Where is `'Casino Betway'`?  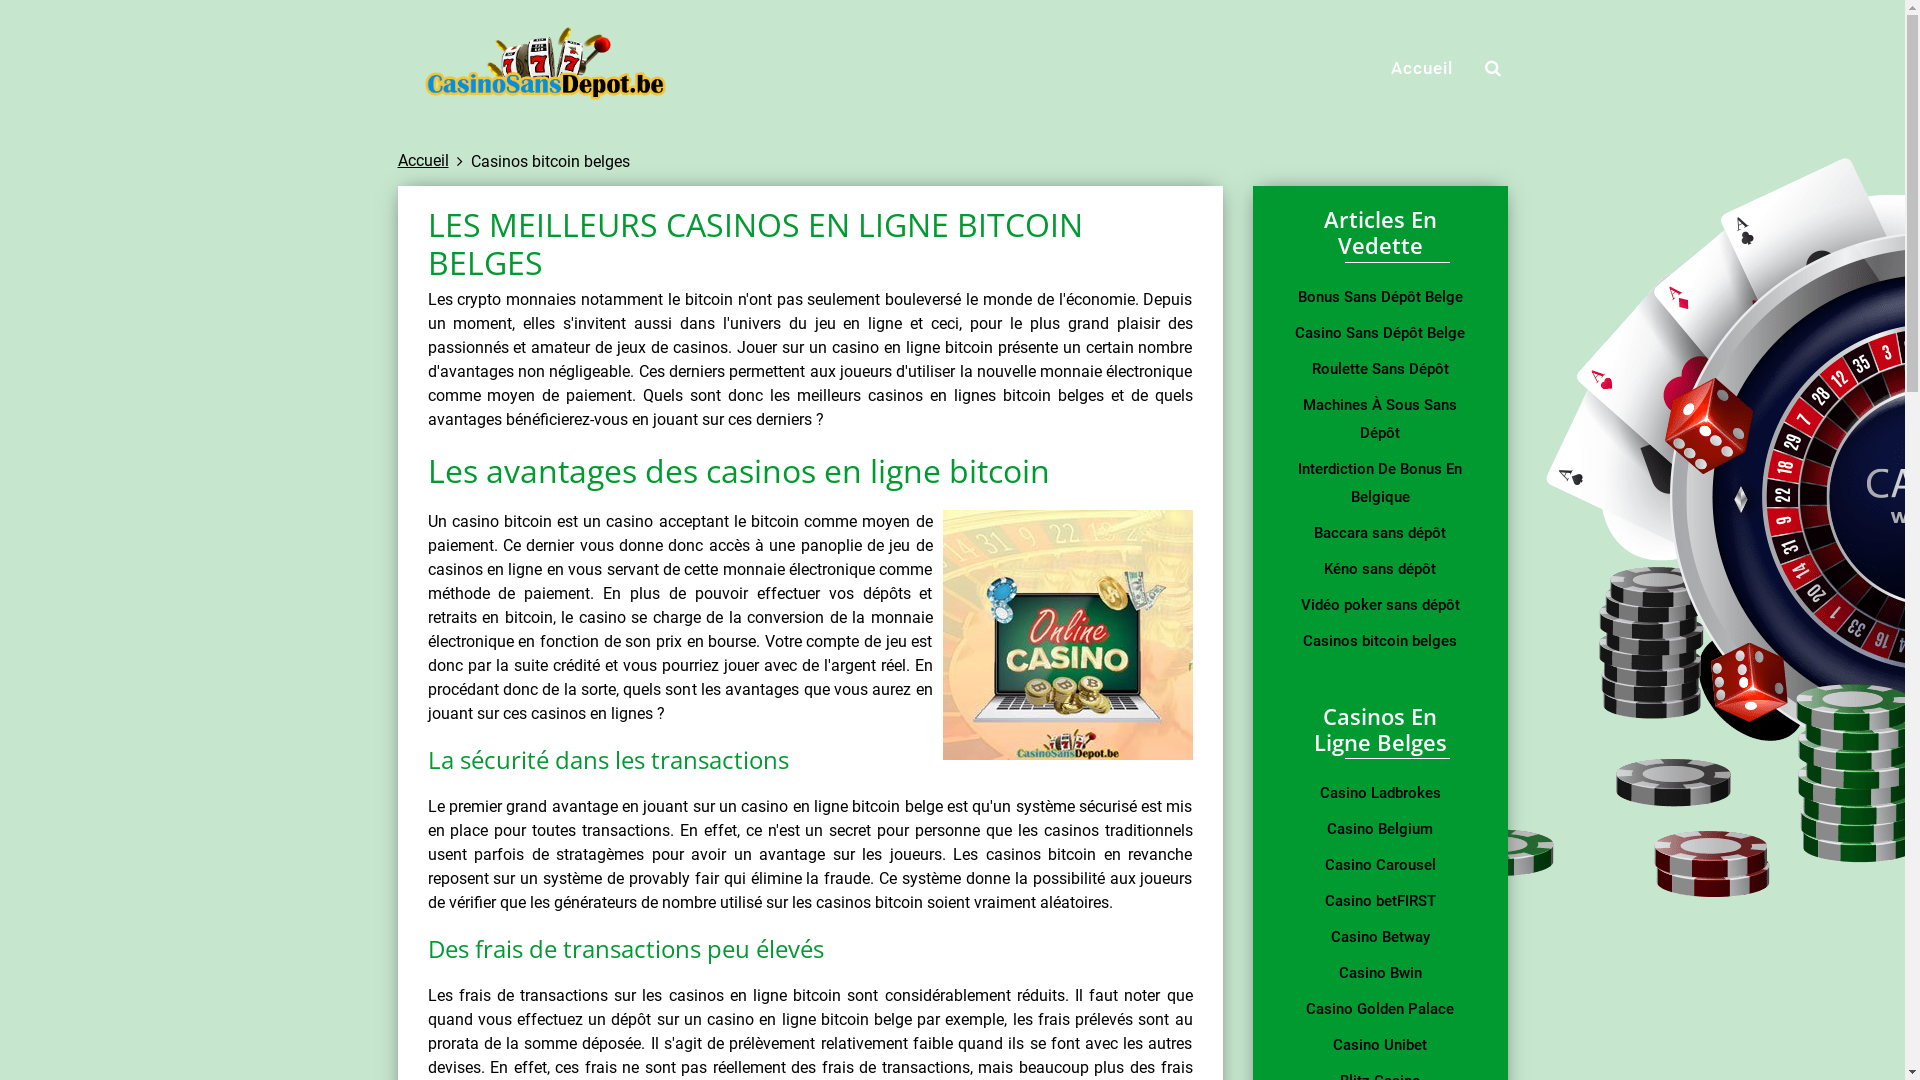 'Casino Betway' is located at coordinates (1378, 937).